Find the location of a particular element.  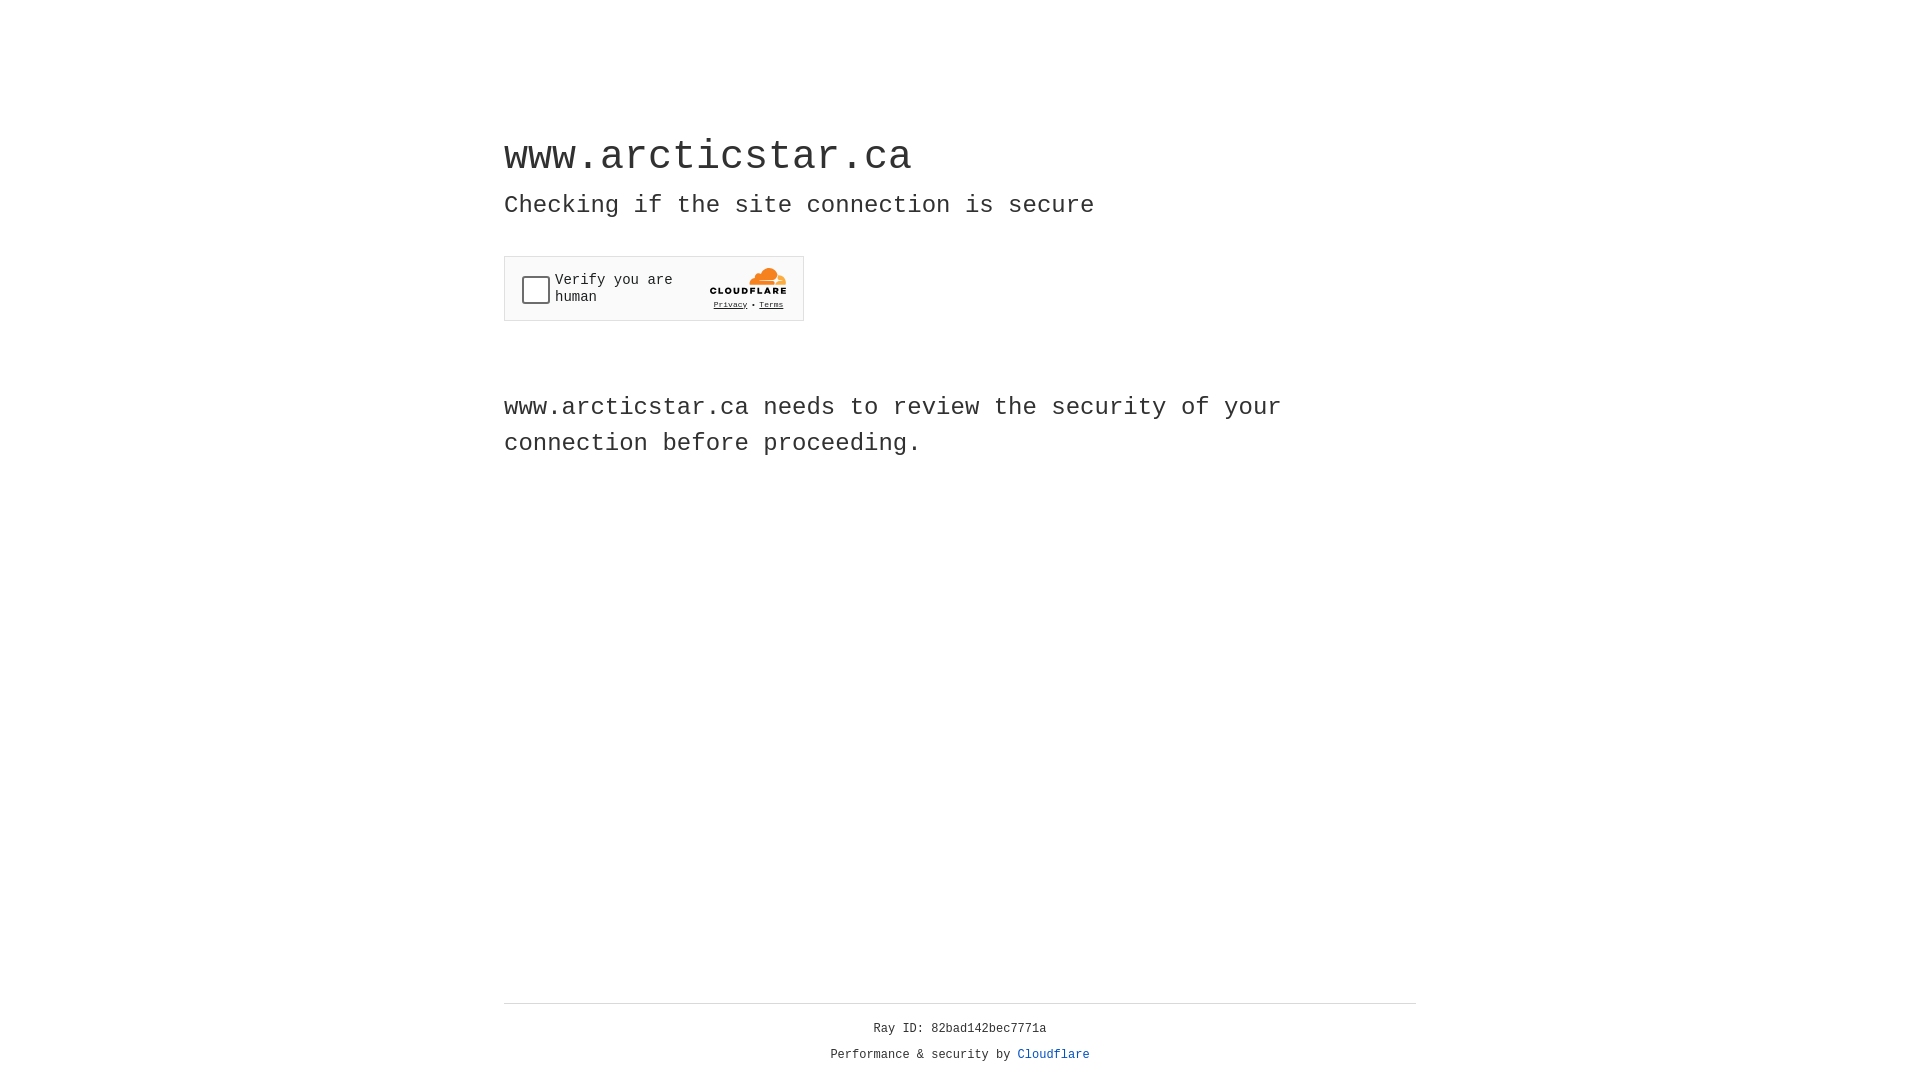

'Cloudflare' is located at coordinates (1017, 1054).